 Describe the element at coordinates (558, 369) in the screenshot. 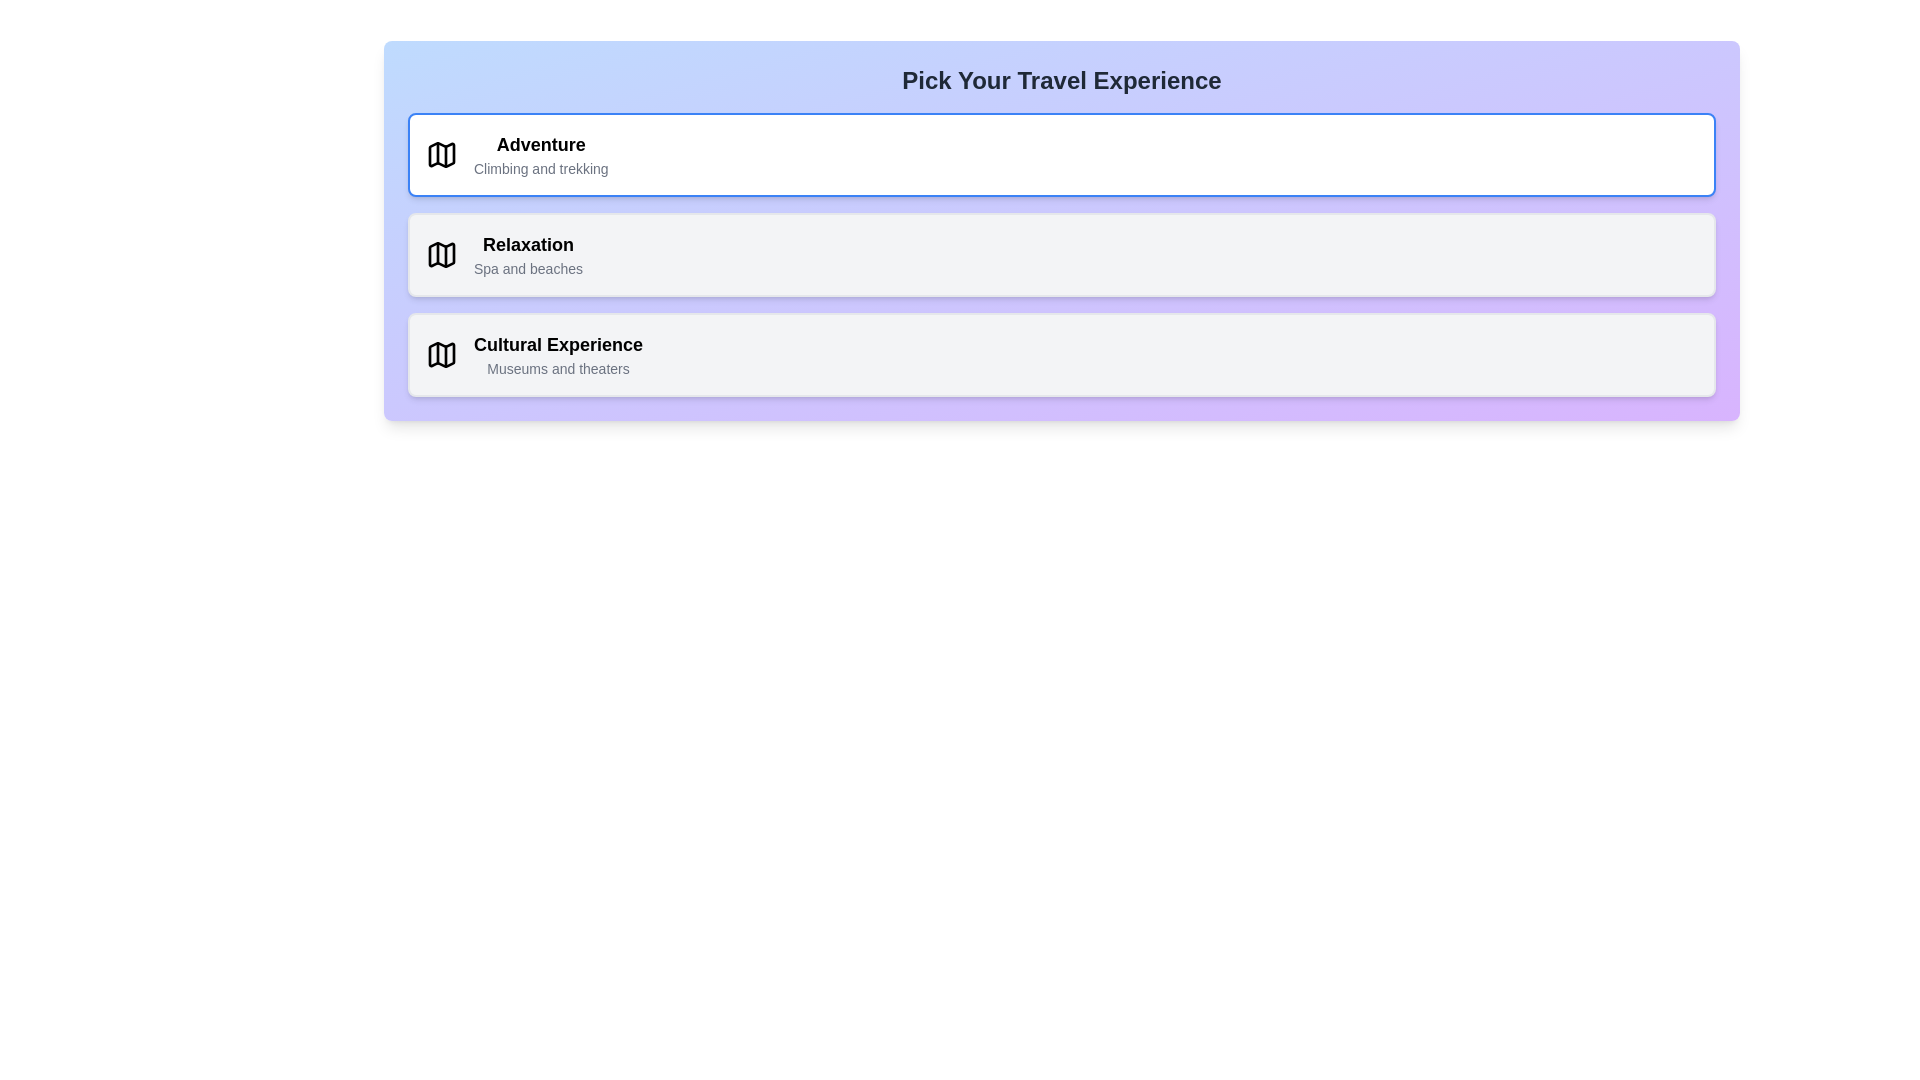

I see `the text label displaying 'Museums and theaters' located below the title 'Cultural Experience' in the UI` at that location.